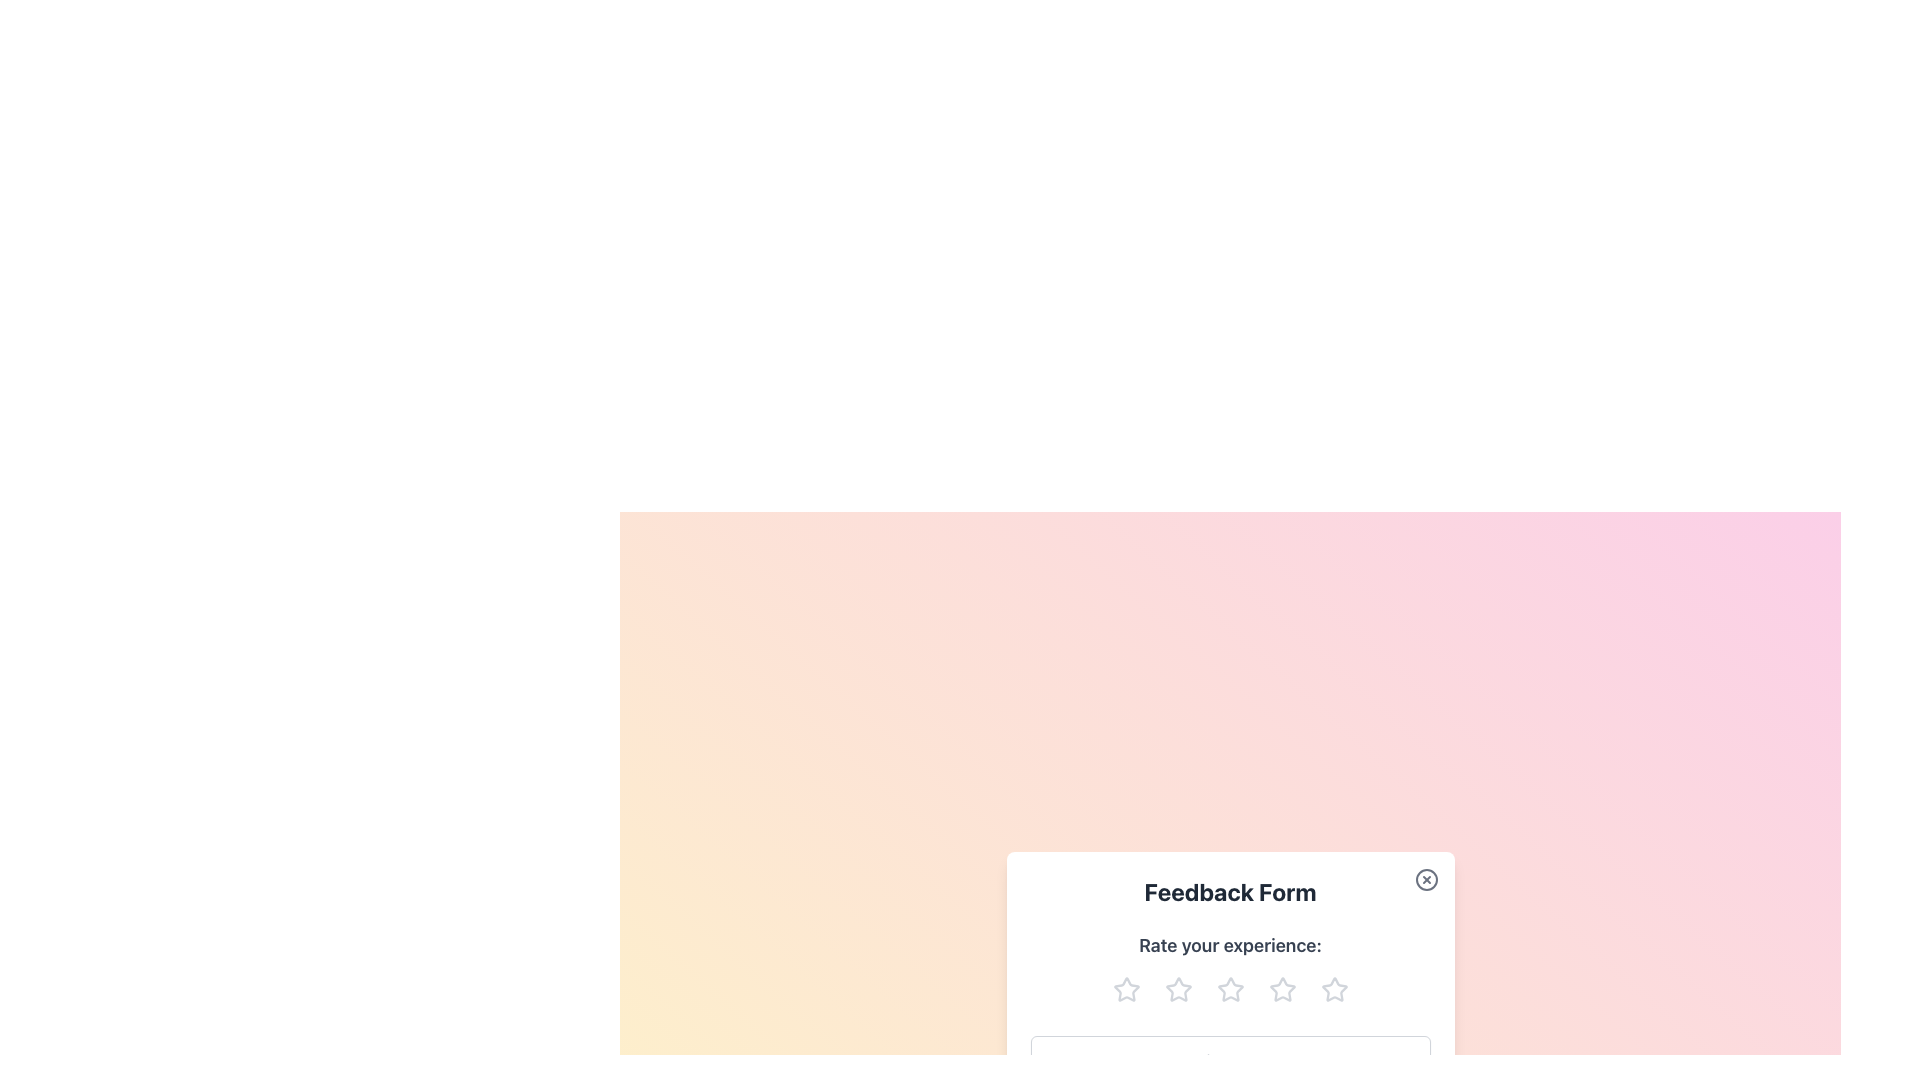 The height and width of the screenshot is (1080, 1920). Describe the element at coordinates (1126, 990) in the screenshot. I see `the first interactive star rating button to scale it, allowing the user to visually select their rating` at that location.